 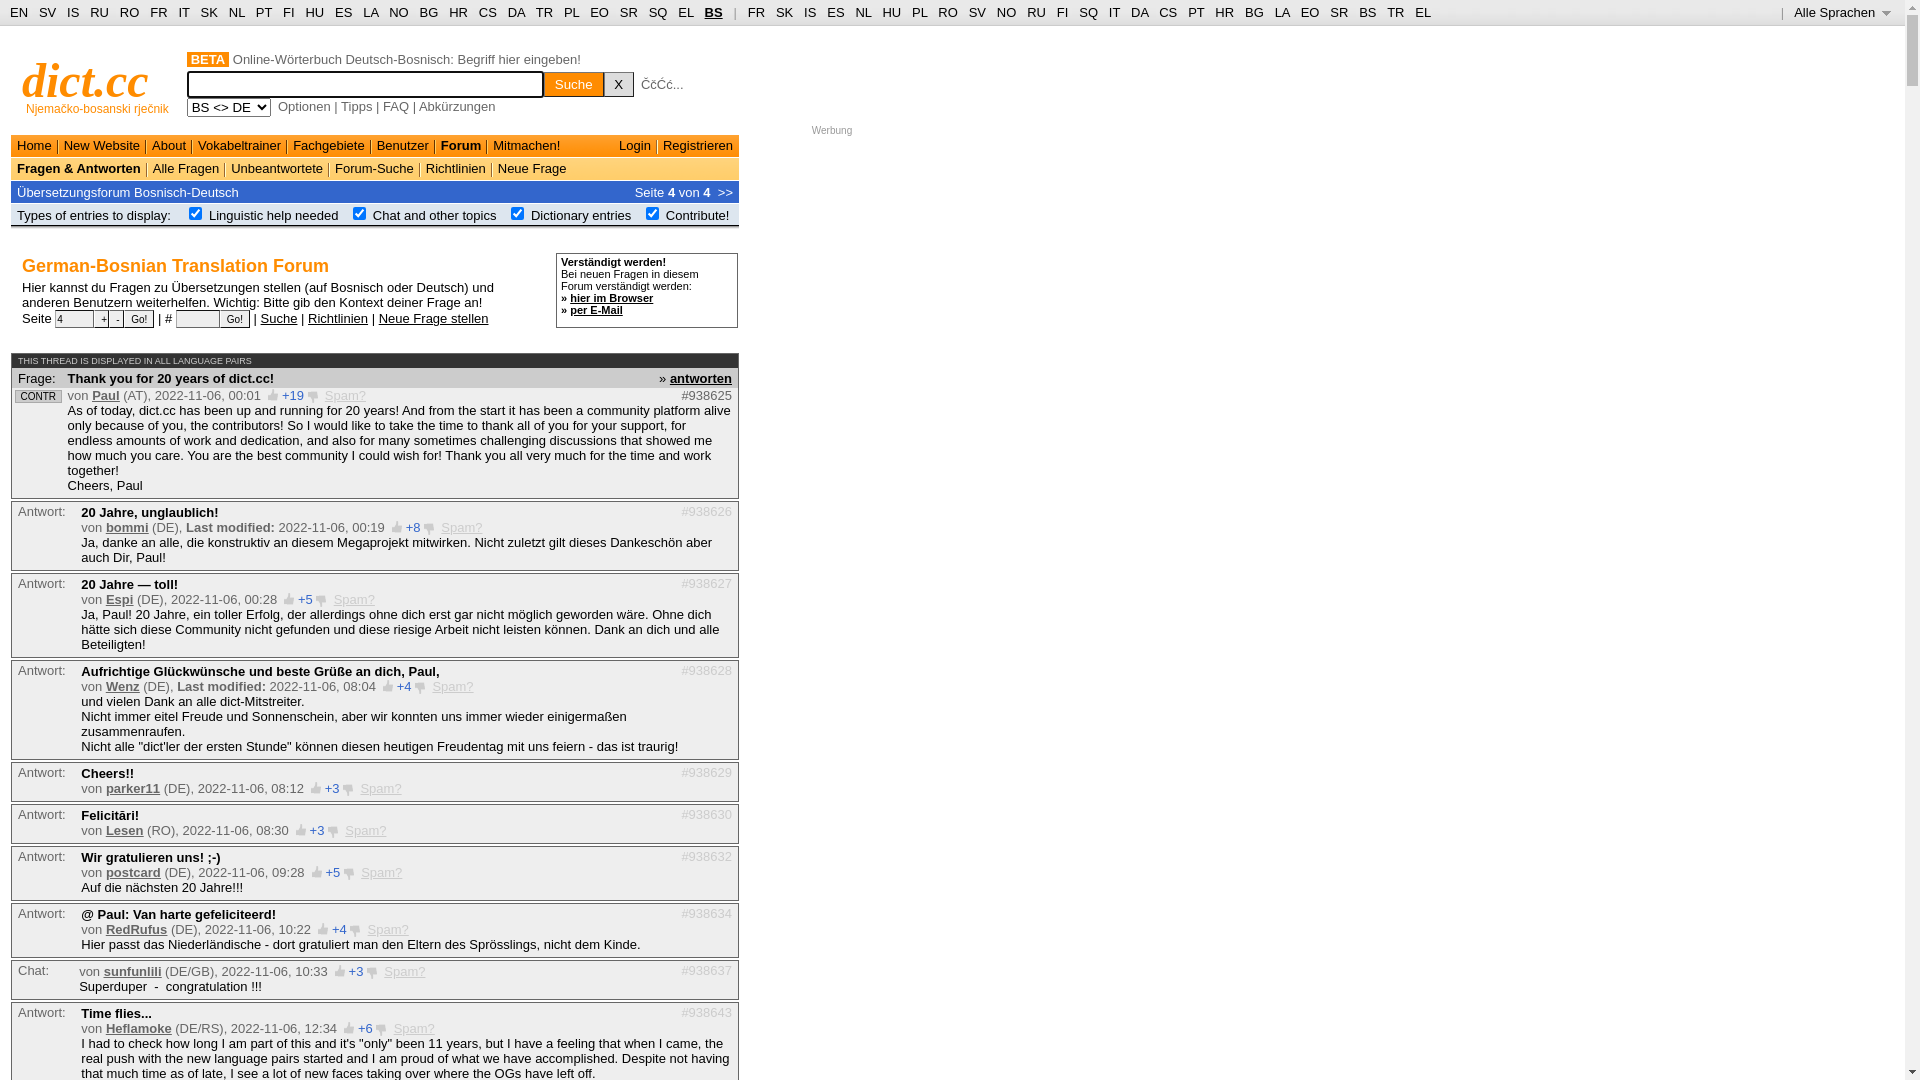 I want to click on '+19', so click(x=281, y=395).